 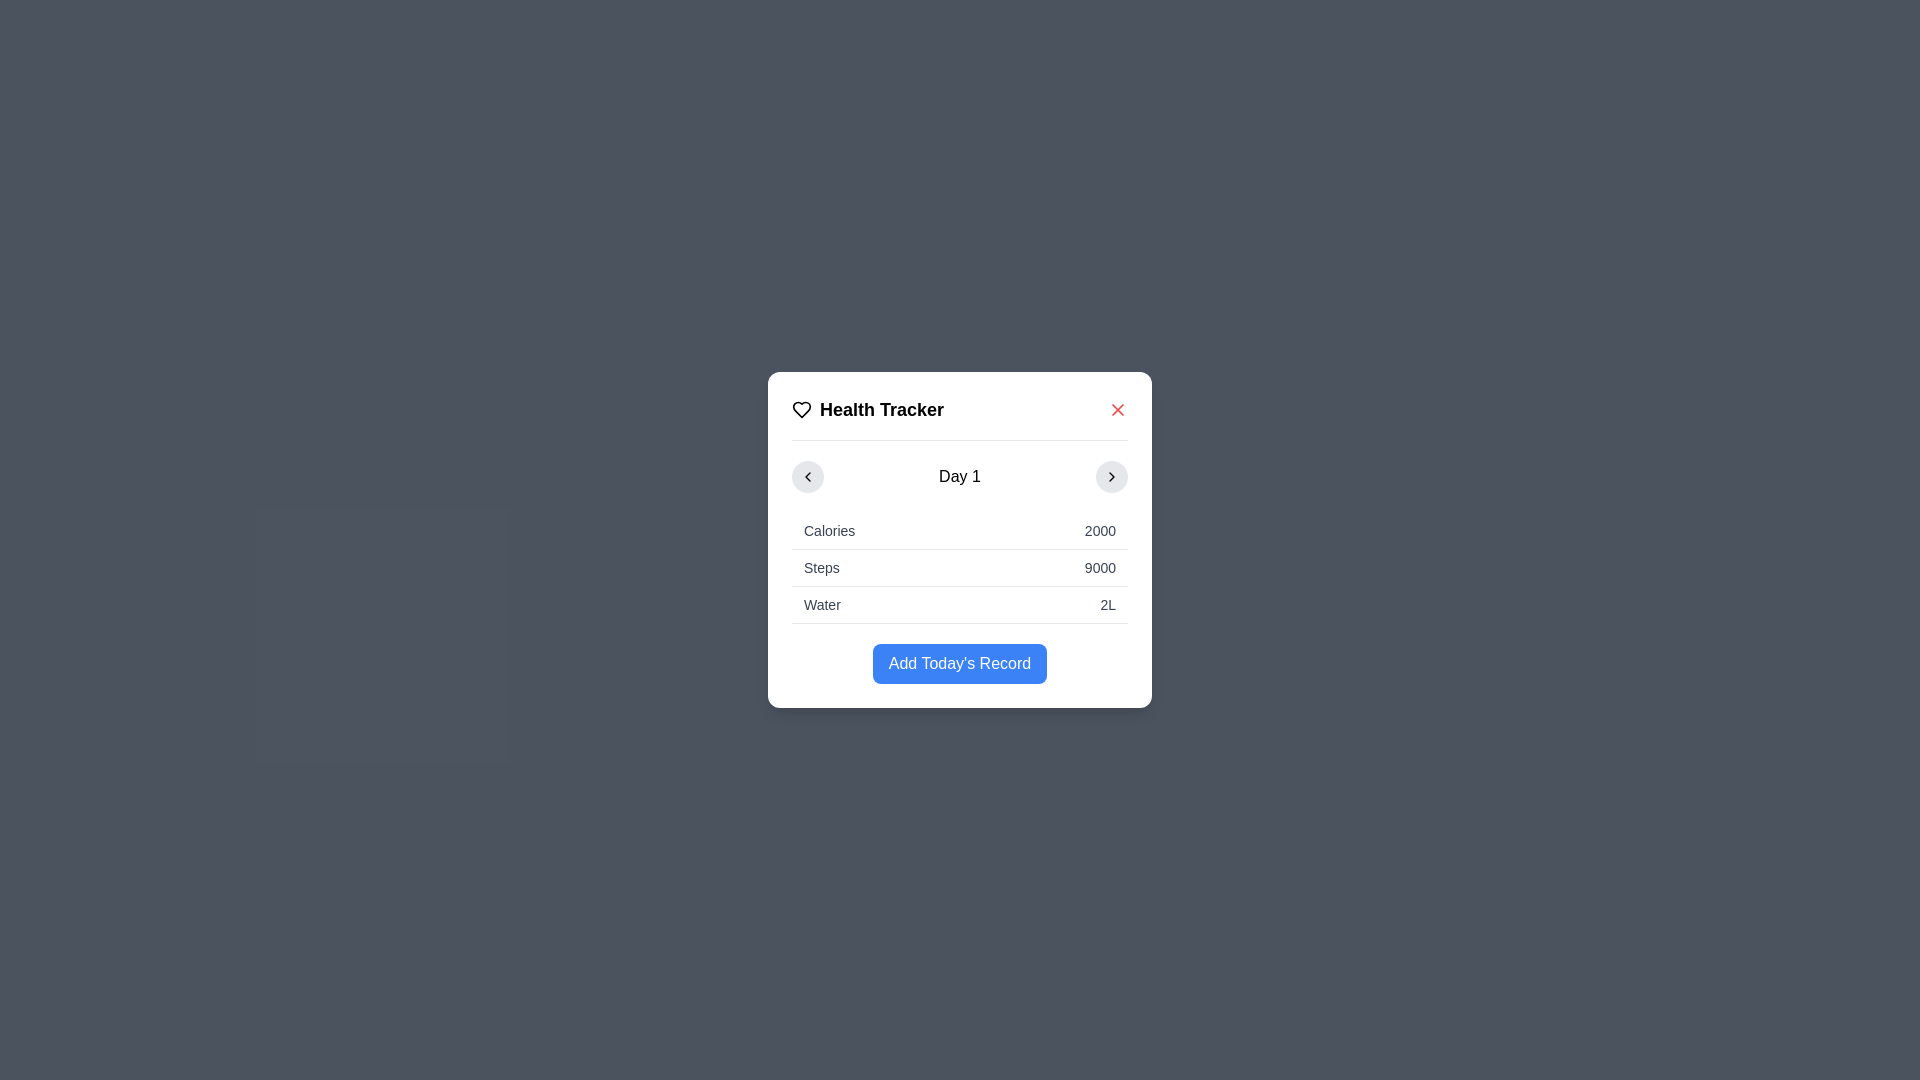 I want to click on the heart-shaped icon located in the header of the 'Health Tracker' modal dialog for visual identification, so click(x=801, y=408).